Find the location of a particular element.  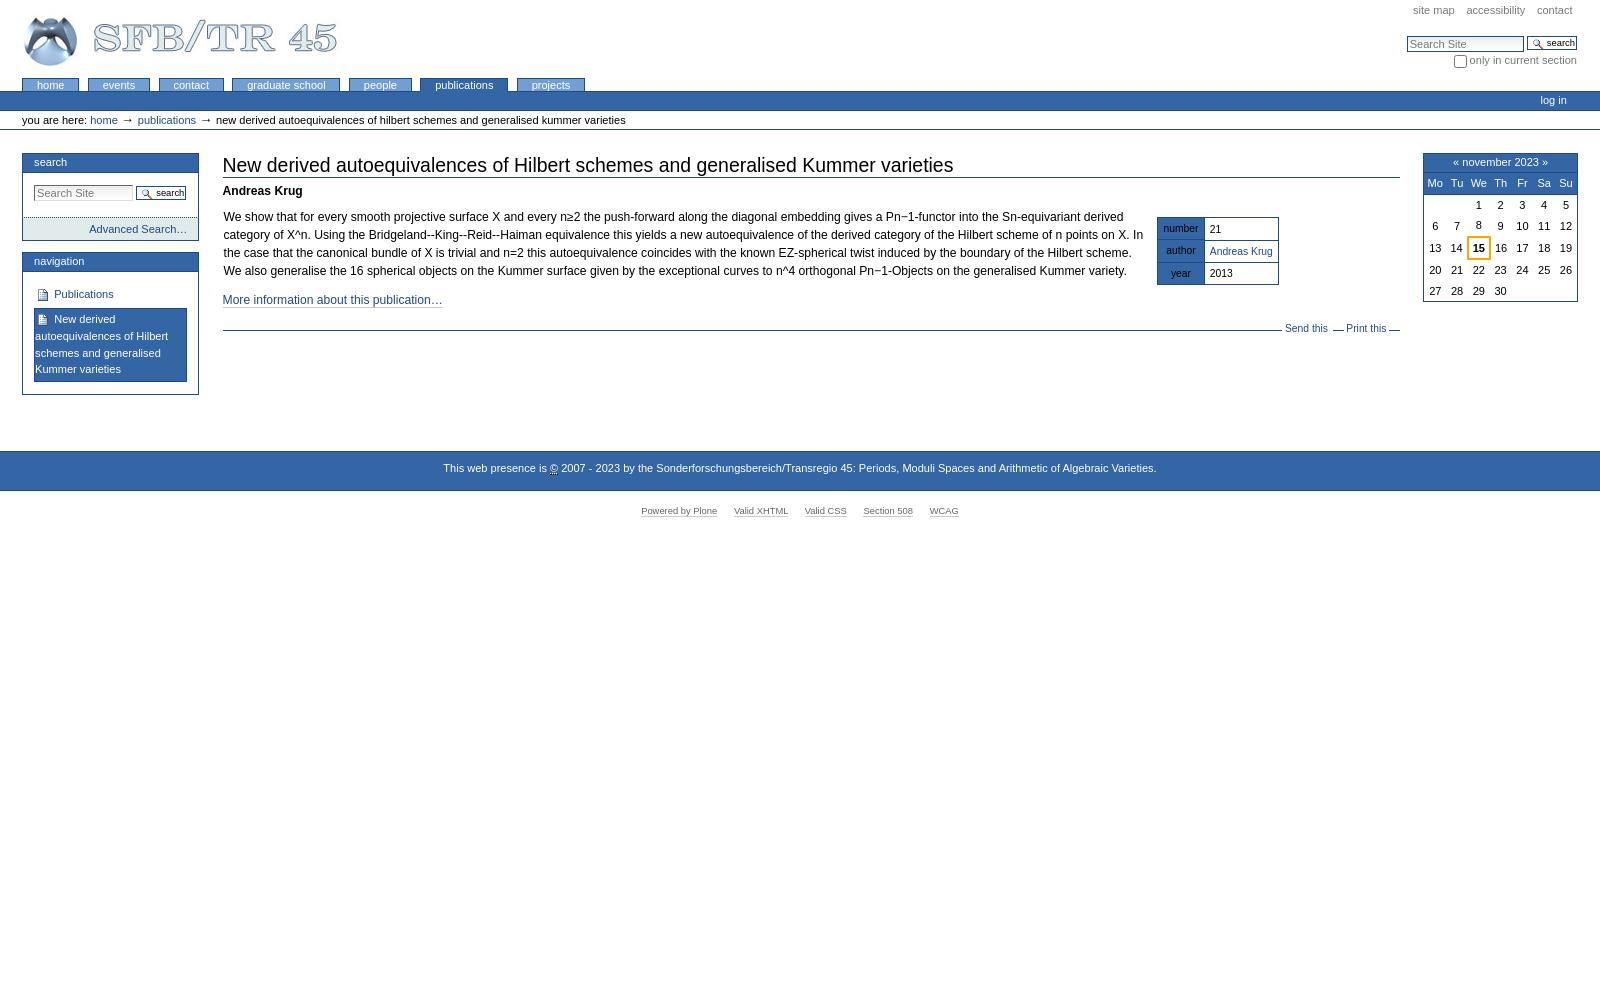

'Print this' is located at coordinates (1365, 327).